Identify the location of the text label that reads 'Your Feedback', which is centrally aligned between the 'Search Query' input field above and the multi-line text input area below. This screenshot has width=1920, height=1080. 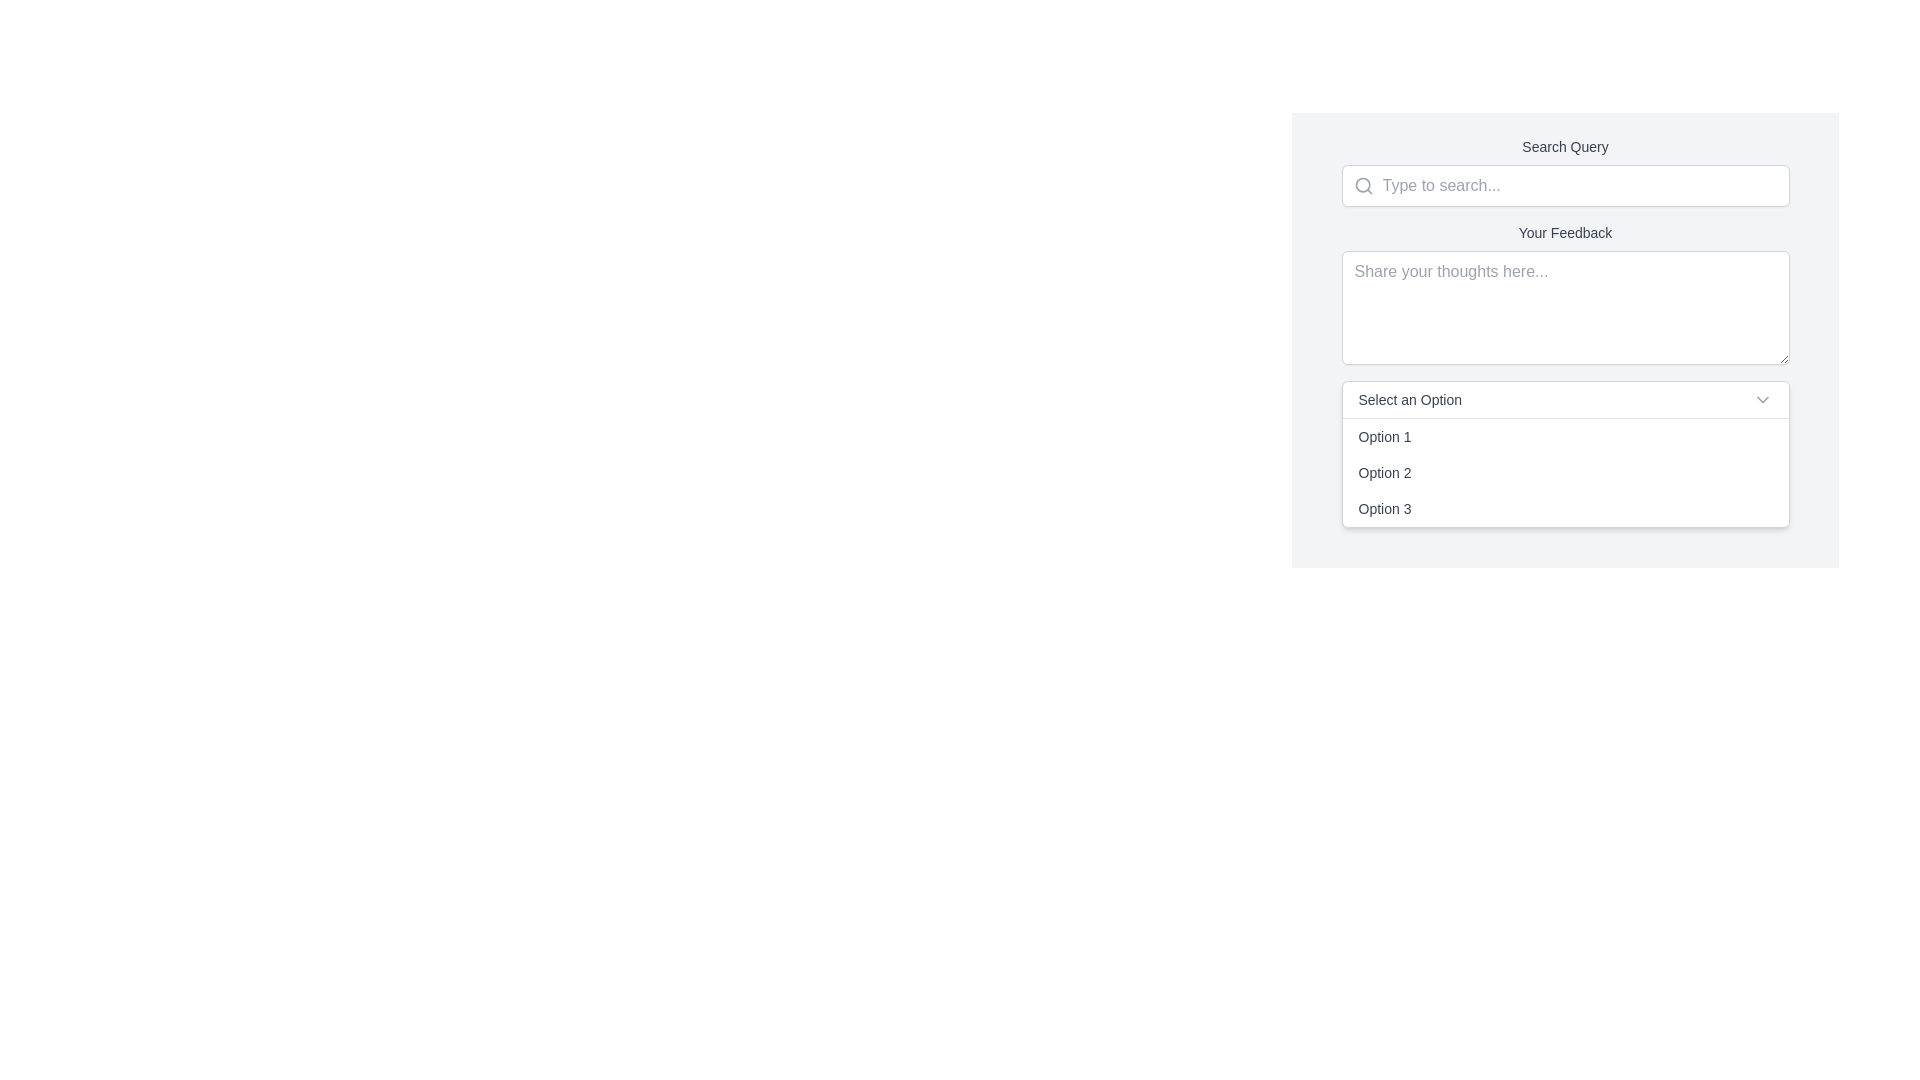
(1564, 231).